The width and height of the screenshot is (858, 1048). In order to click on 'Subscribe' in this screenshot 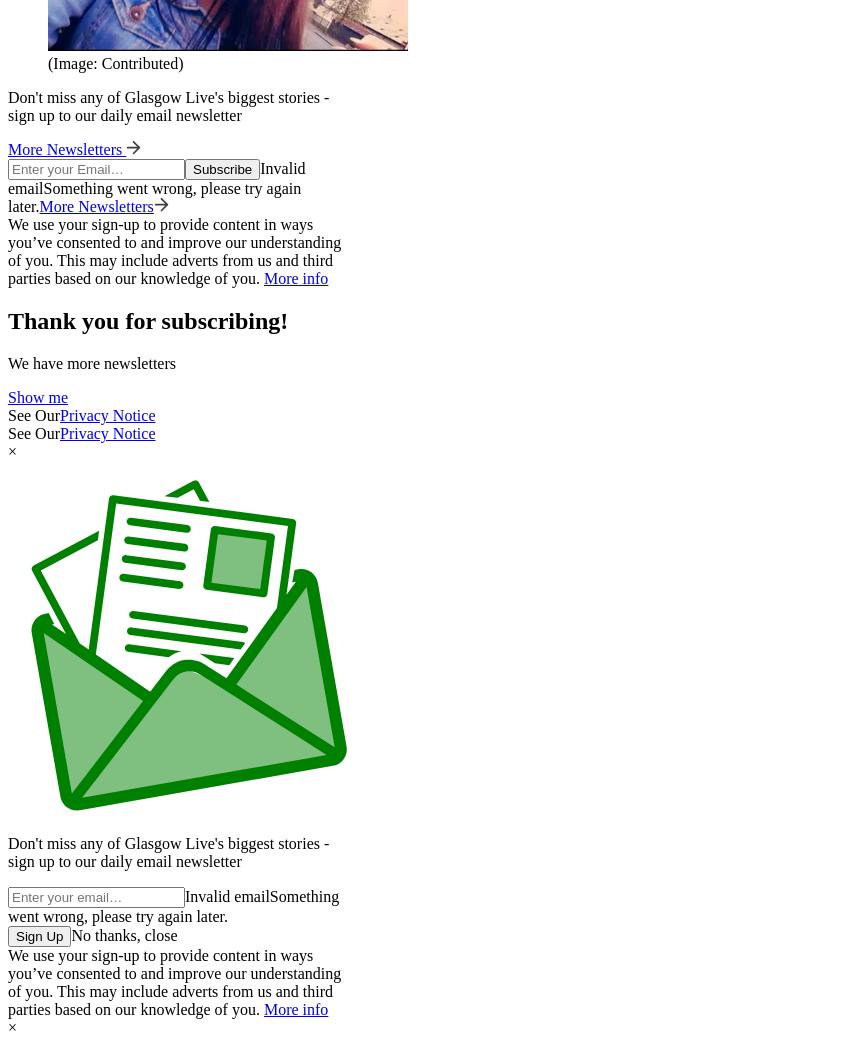, I will do `click(192, 169)`.